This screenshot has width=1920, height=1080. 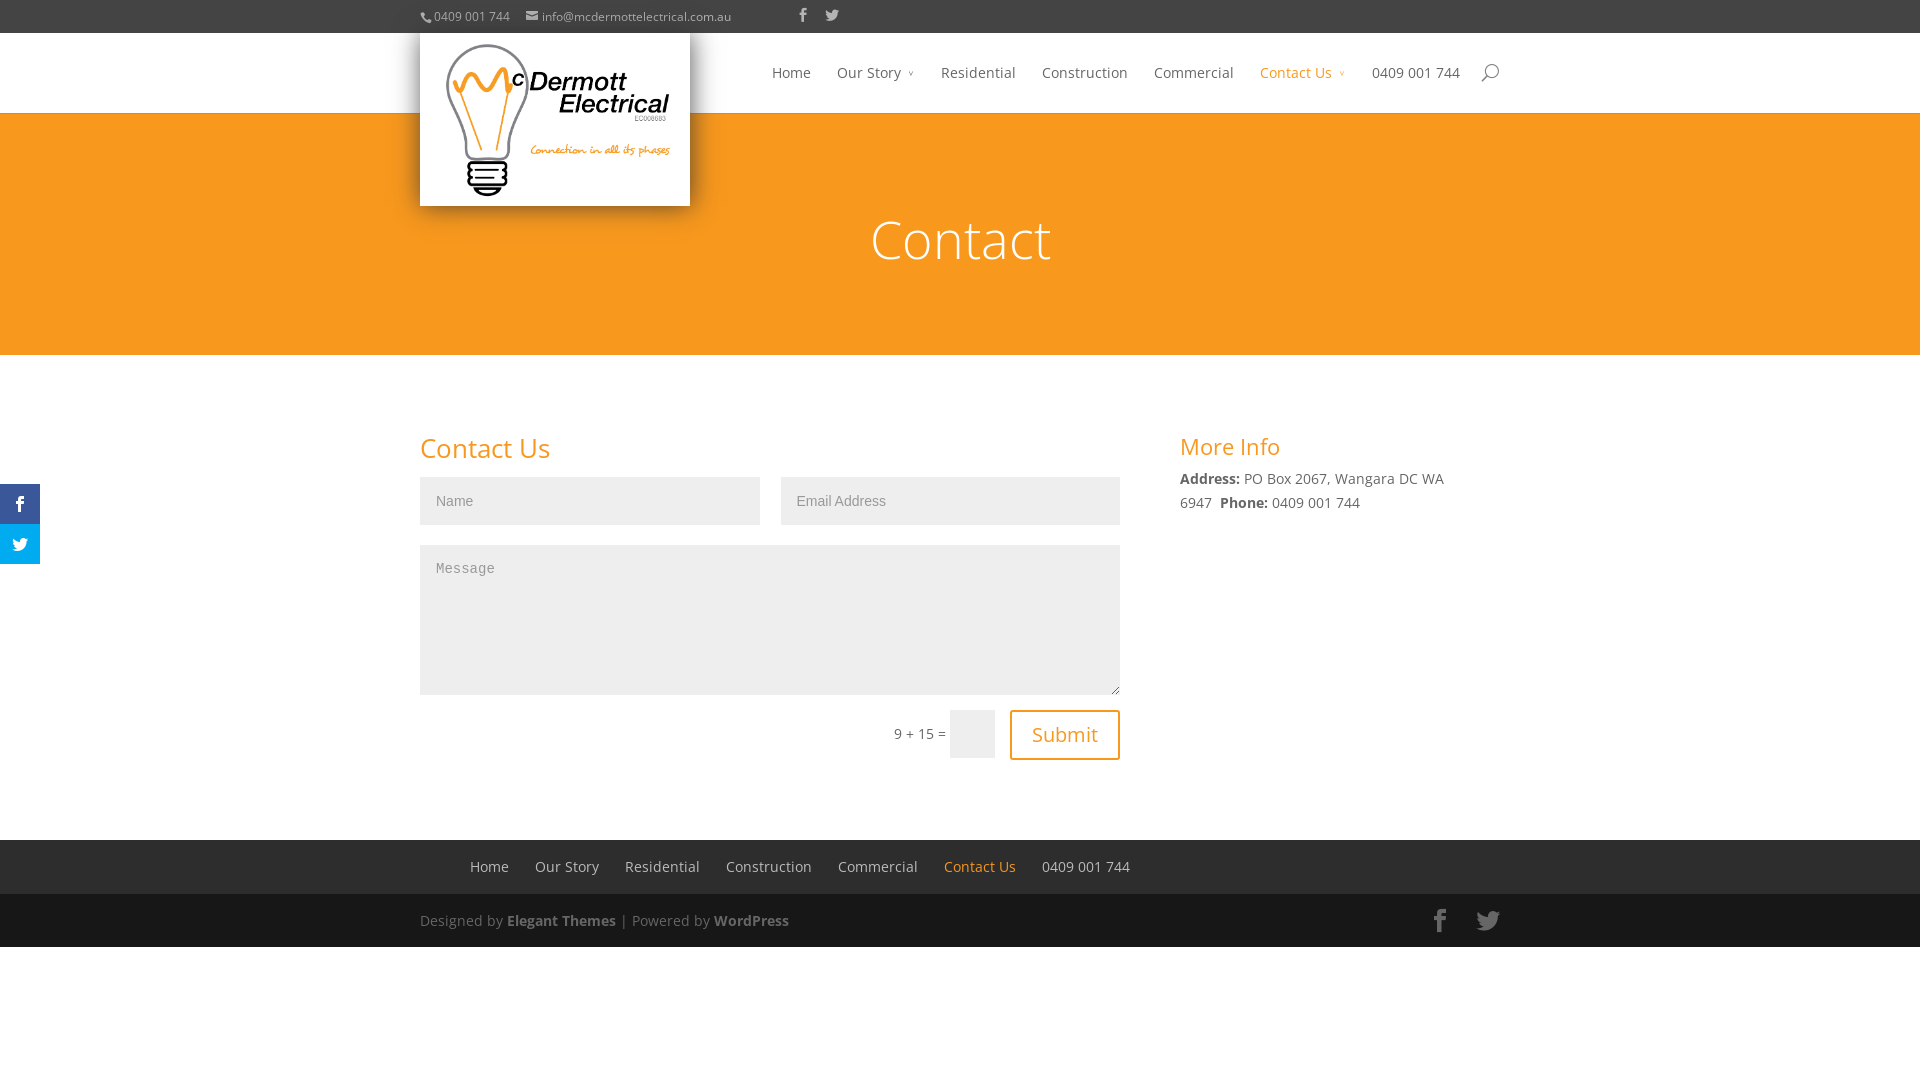 I want to click on 'Home', so click(x=790, y=86).